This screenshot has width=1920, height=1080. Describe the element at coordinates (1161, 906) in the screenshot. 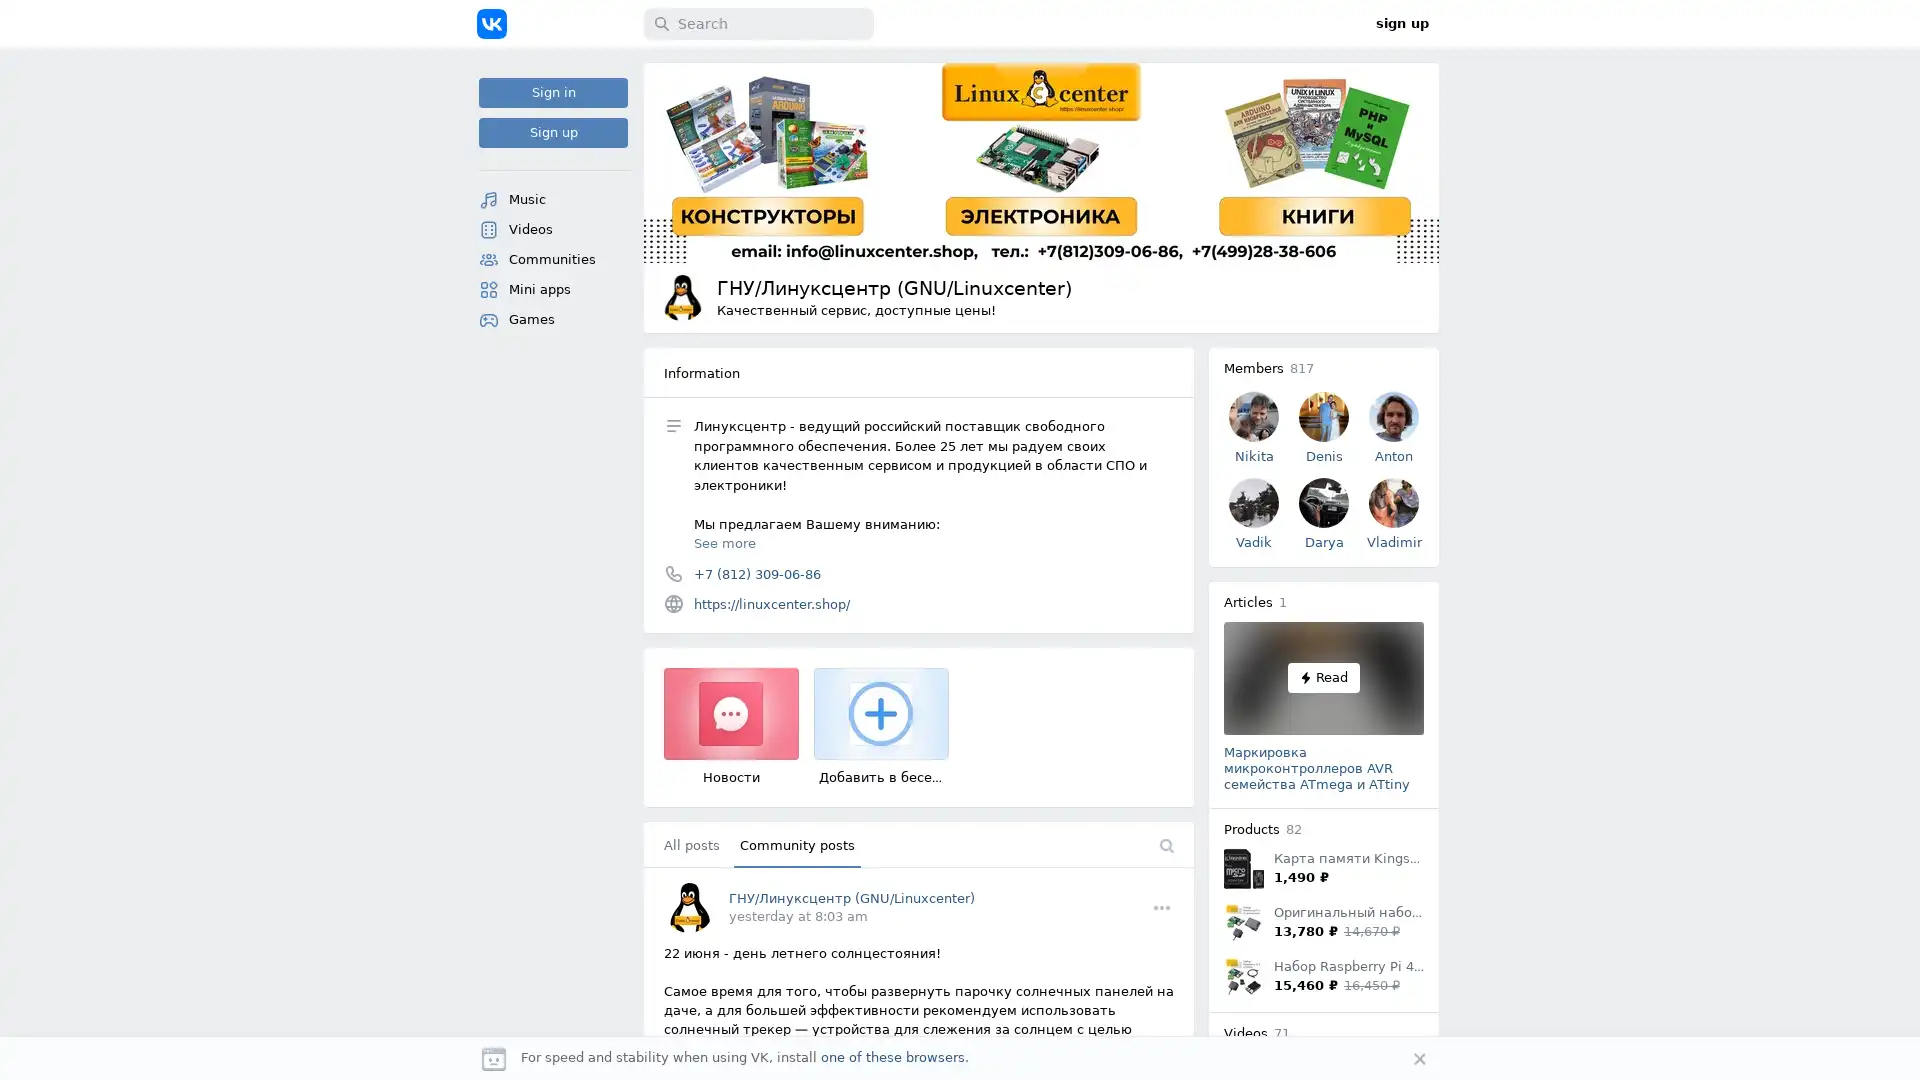

I see `Actions` at that location.